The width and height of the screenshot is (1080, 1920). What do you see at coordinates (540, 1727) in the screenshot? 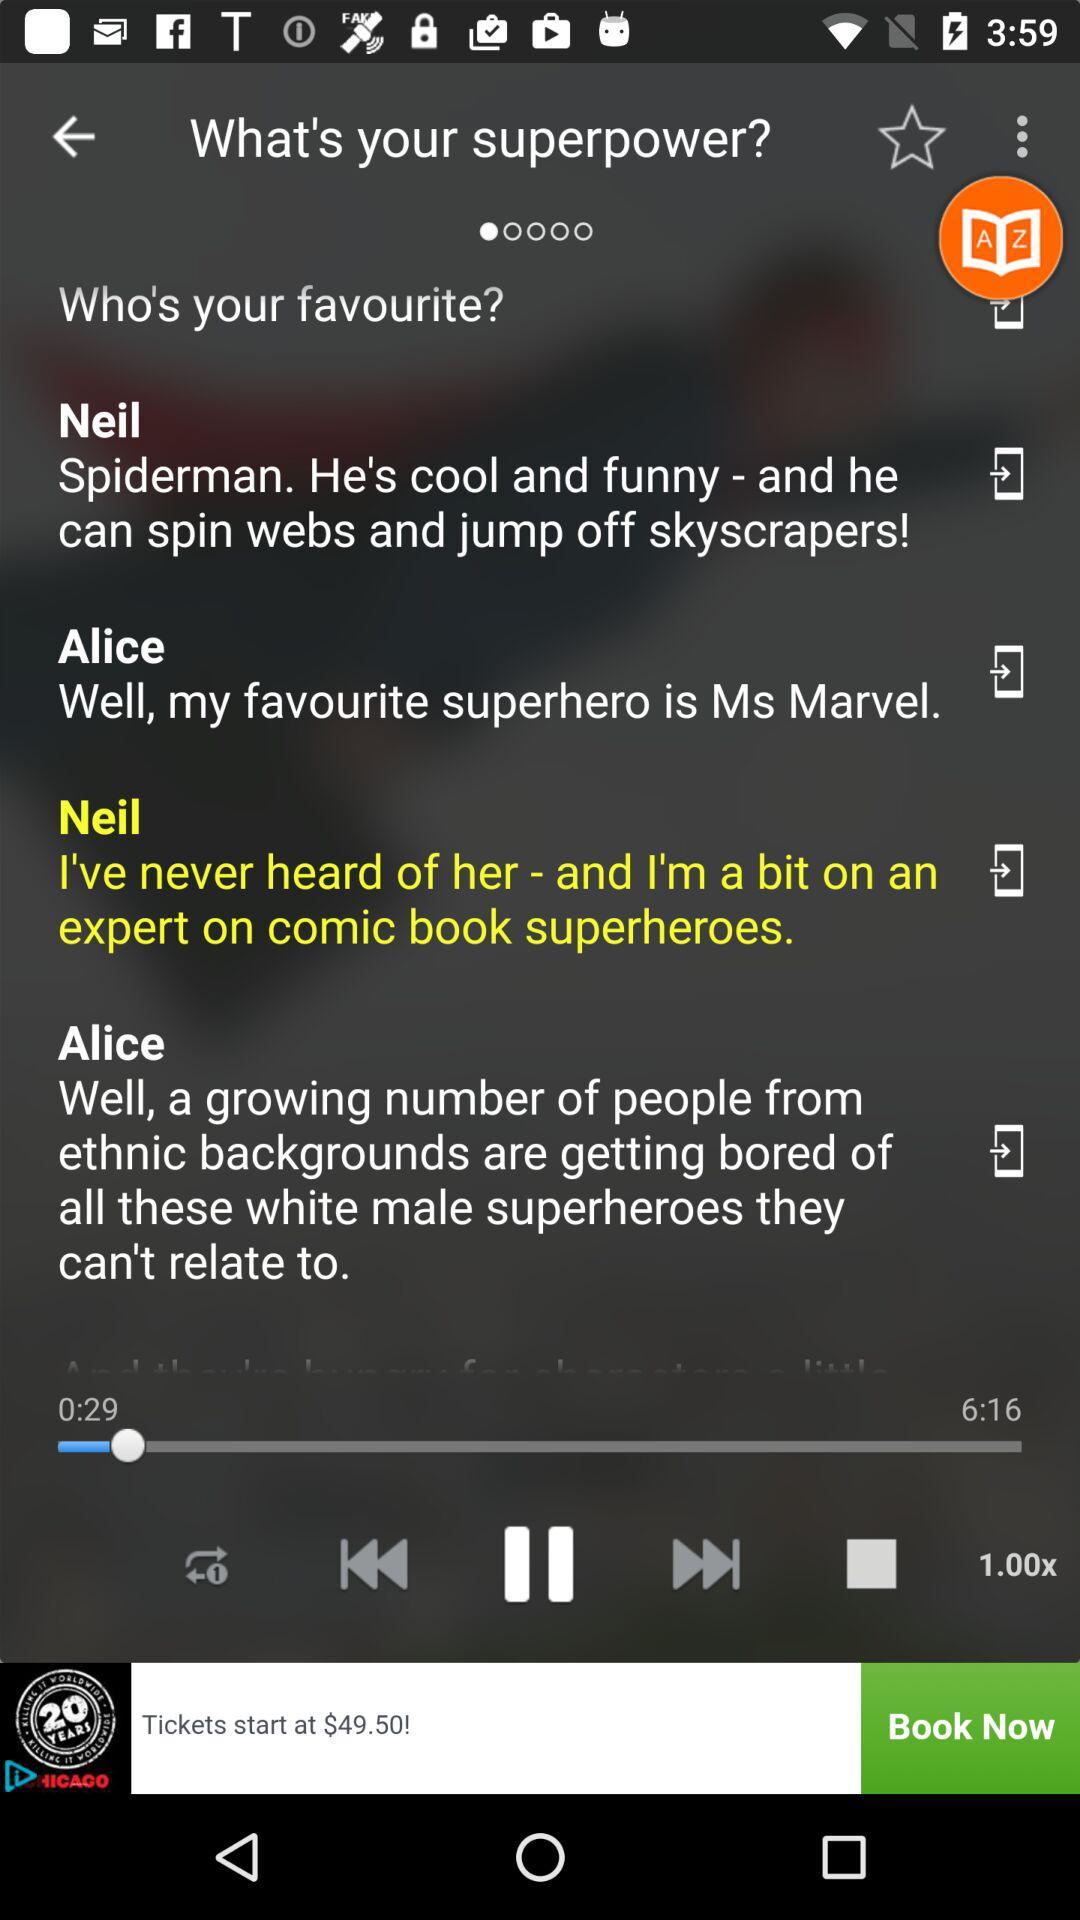
I see `open the book tickets tab` at bounding box center [540, 1727].